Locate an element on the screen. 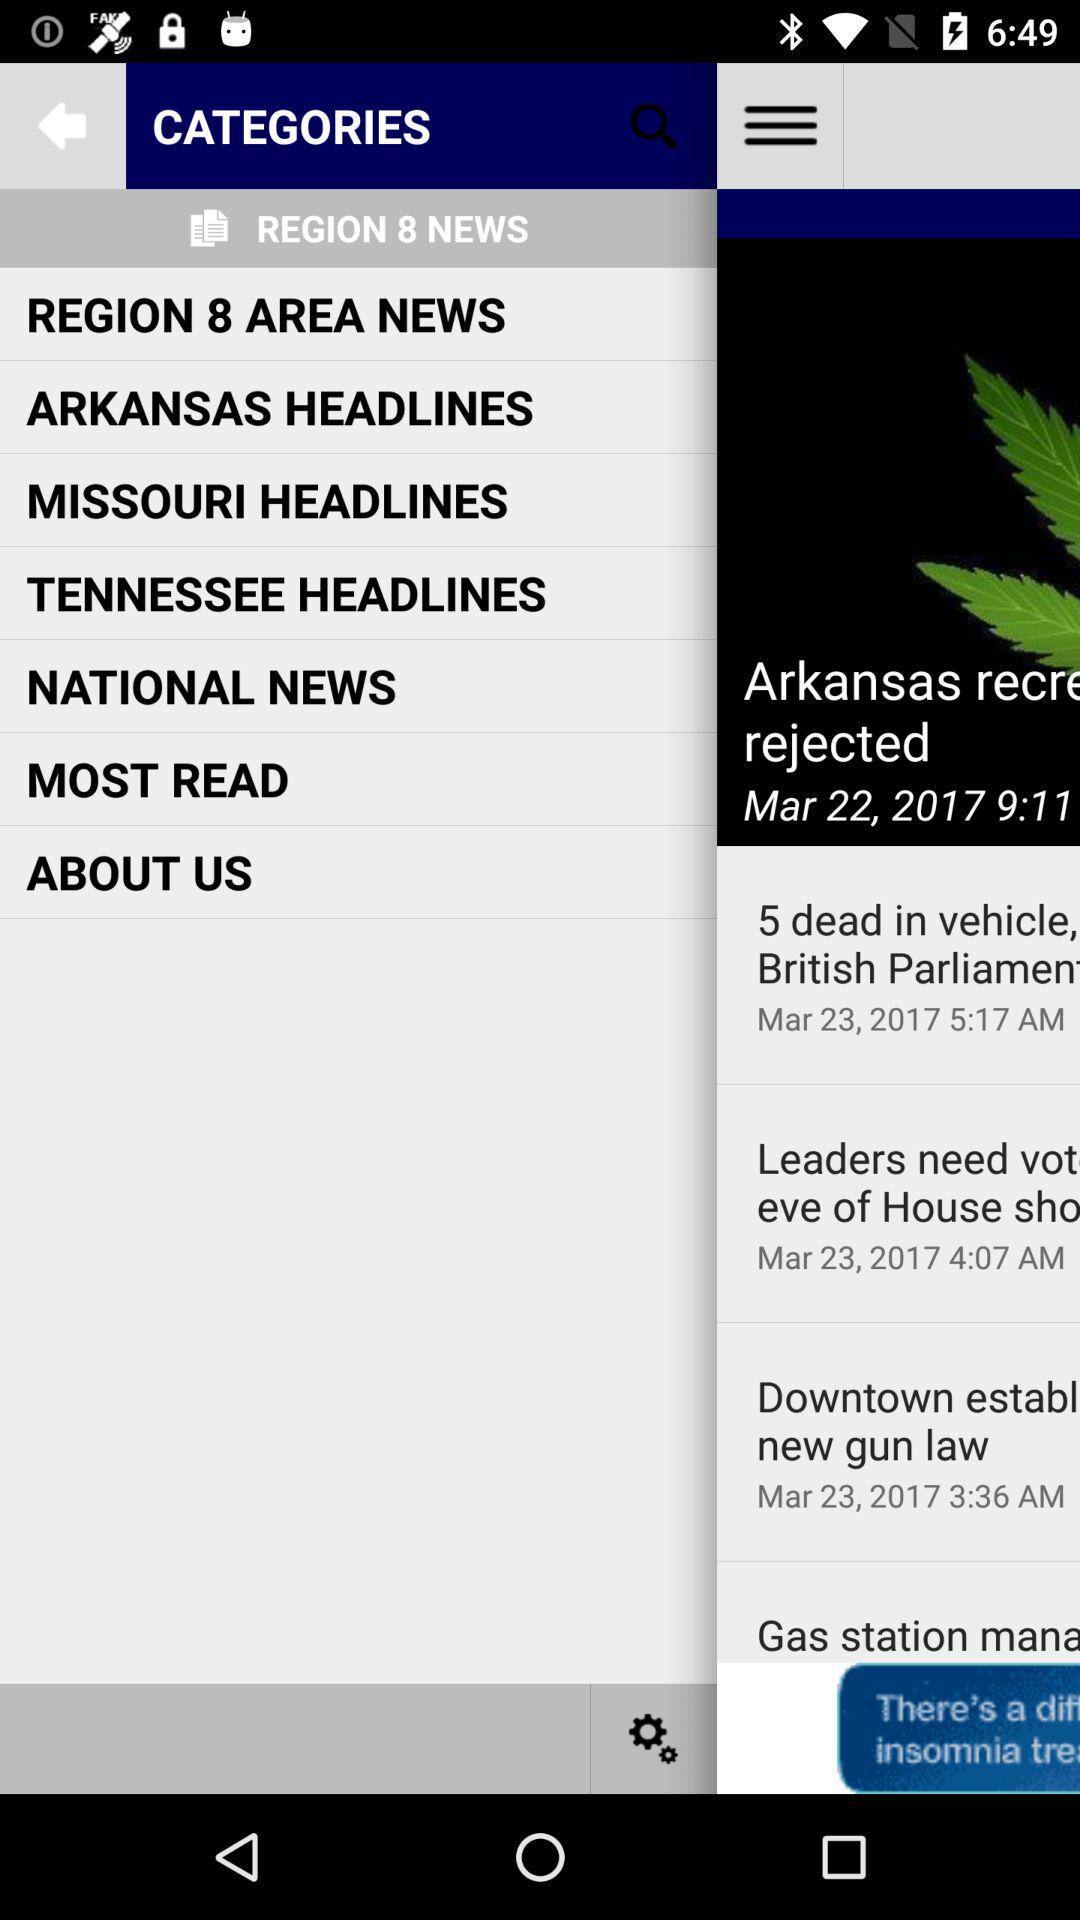  the arrow_backward icon is located at coordinates (61, 124).